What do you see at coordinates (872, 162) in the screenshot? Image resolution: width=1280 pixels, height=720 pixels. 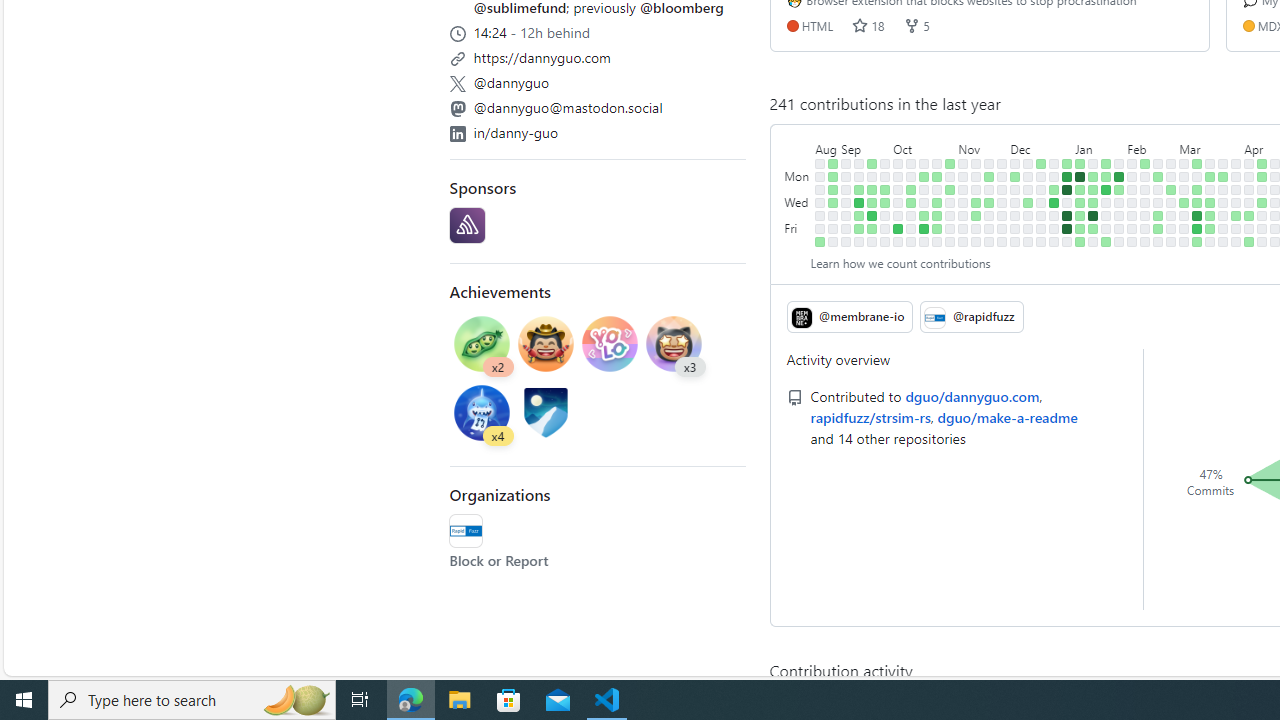 I see `'2 contributions on September 17th.'` at bounding box center [872, 162].